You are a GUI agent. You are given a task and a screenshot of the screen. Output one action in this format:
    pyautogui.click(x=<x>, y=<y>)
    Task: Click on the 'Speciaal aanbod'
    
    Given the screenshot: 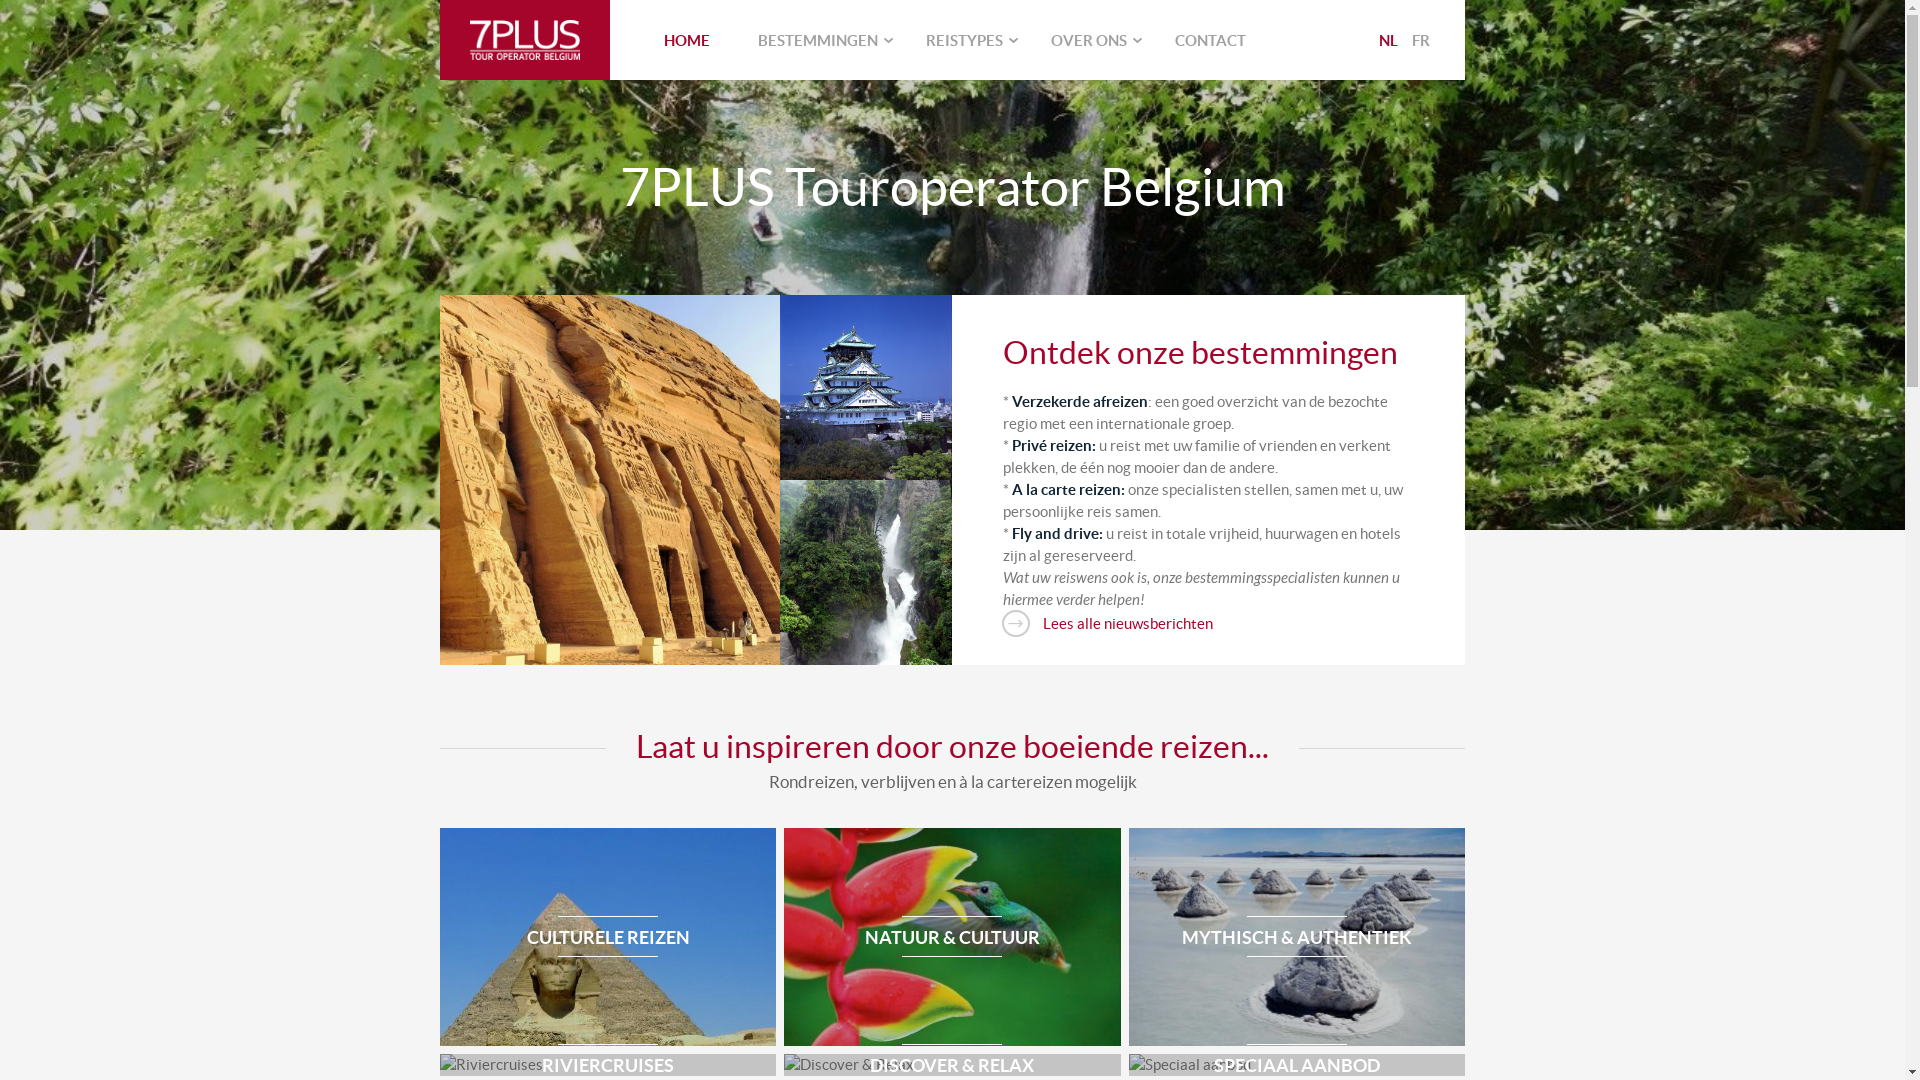 What is the action you would take?
    pyautogui.click(x=1296, y=1063)
    